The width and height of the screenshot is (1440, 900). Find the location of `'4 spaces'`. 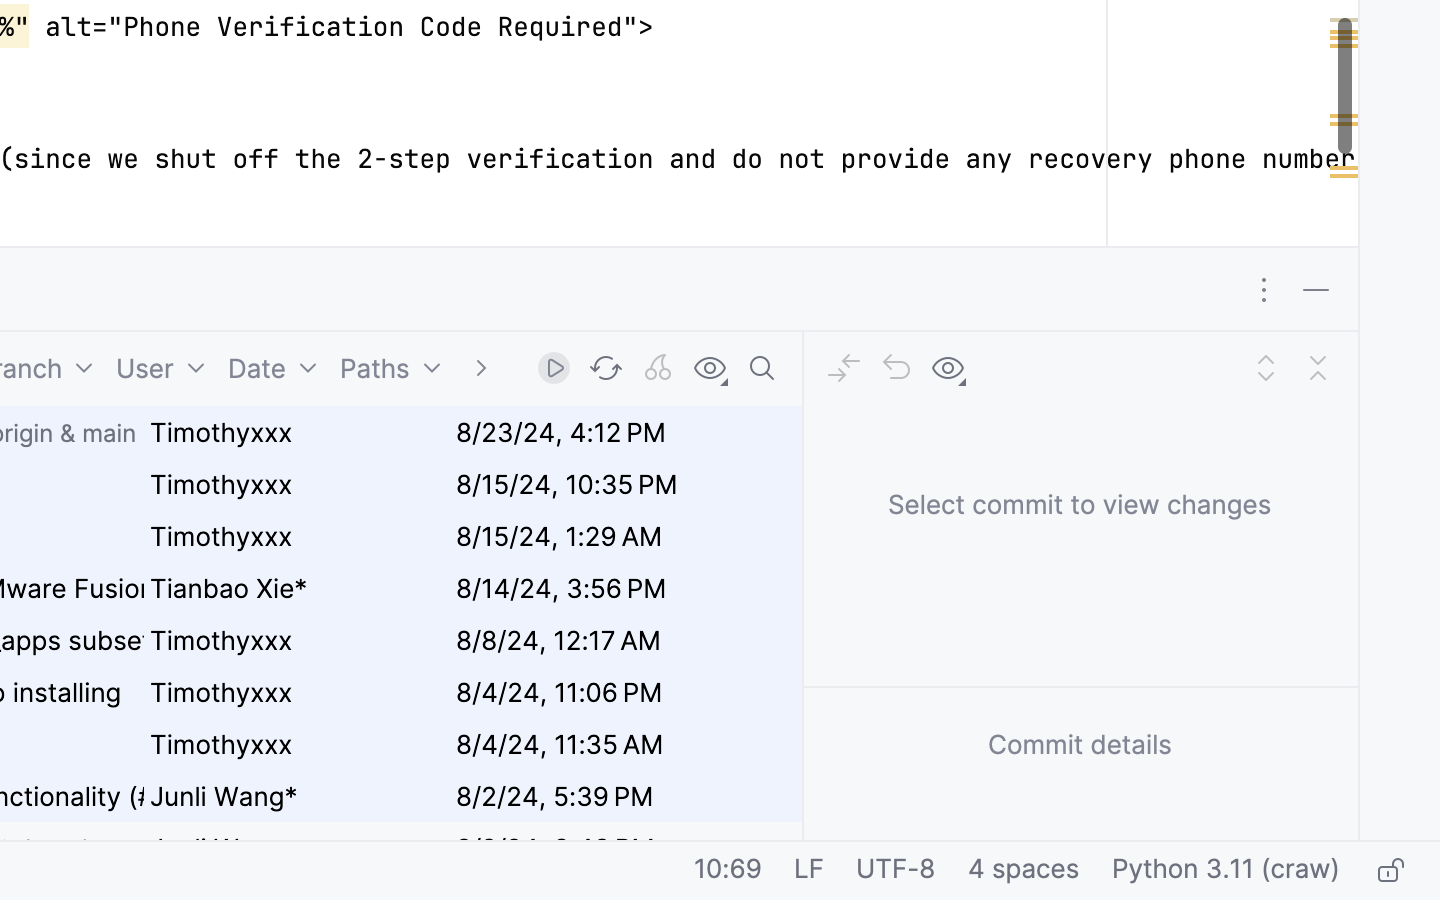

'4 spaces' is located at coordinates (1023, 871).